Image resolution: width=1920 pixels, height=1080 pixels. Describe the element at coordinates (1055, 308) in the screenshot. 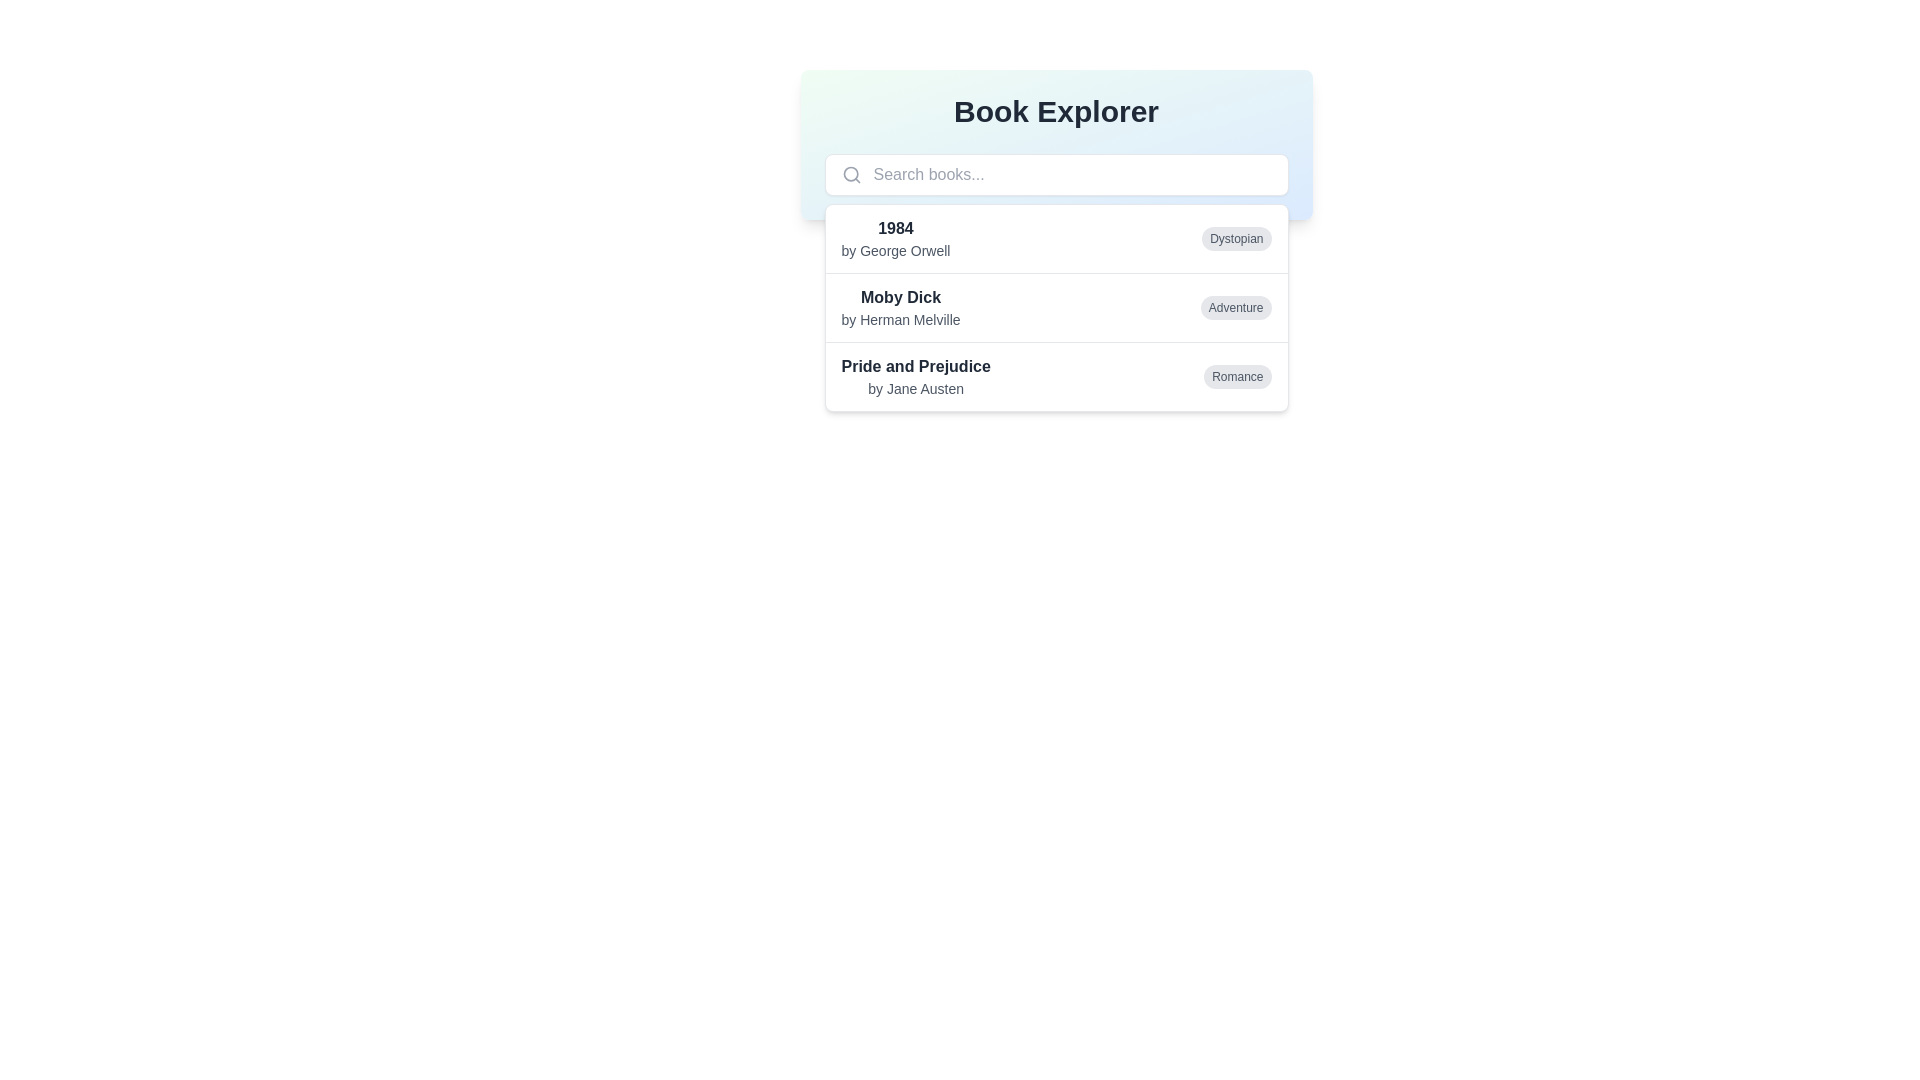

I see `the second entry in the dropdown list, which displays 'Moby Dick' by Herman Melville` at that location.